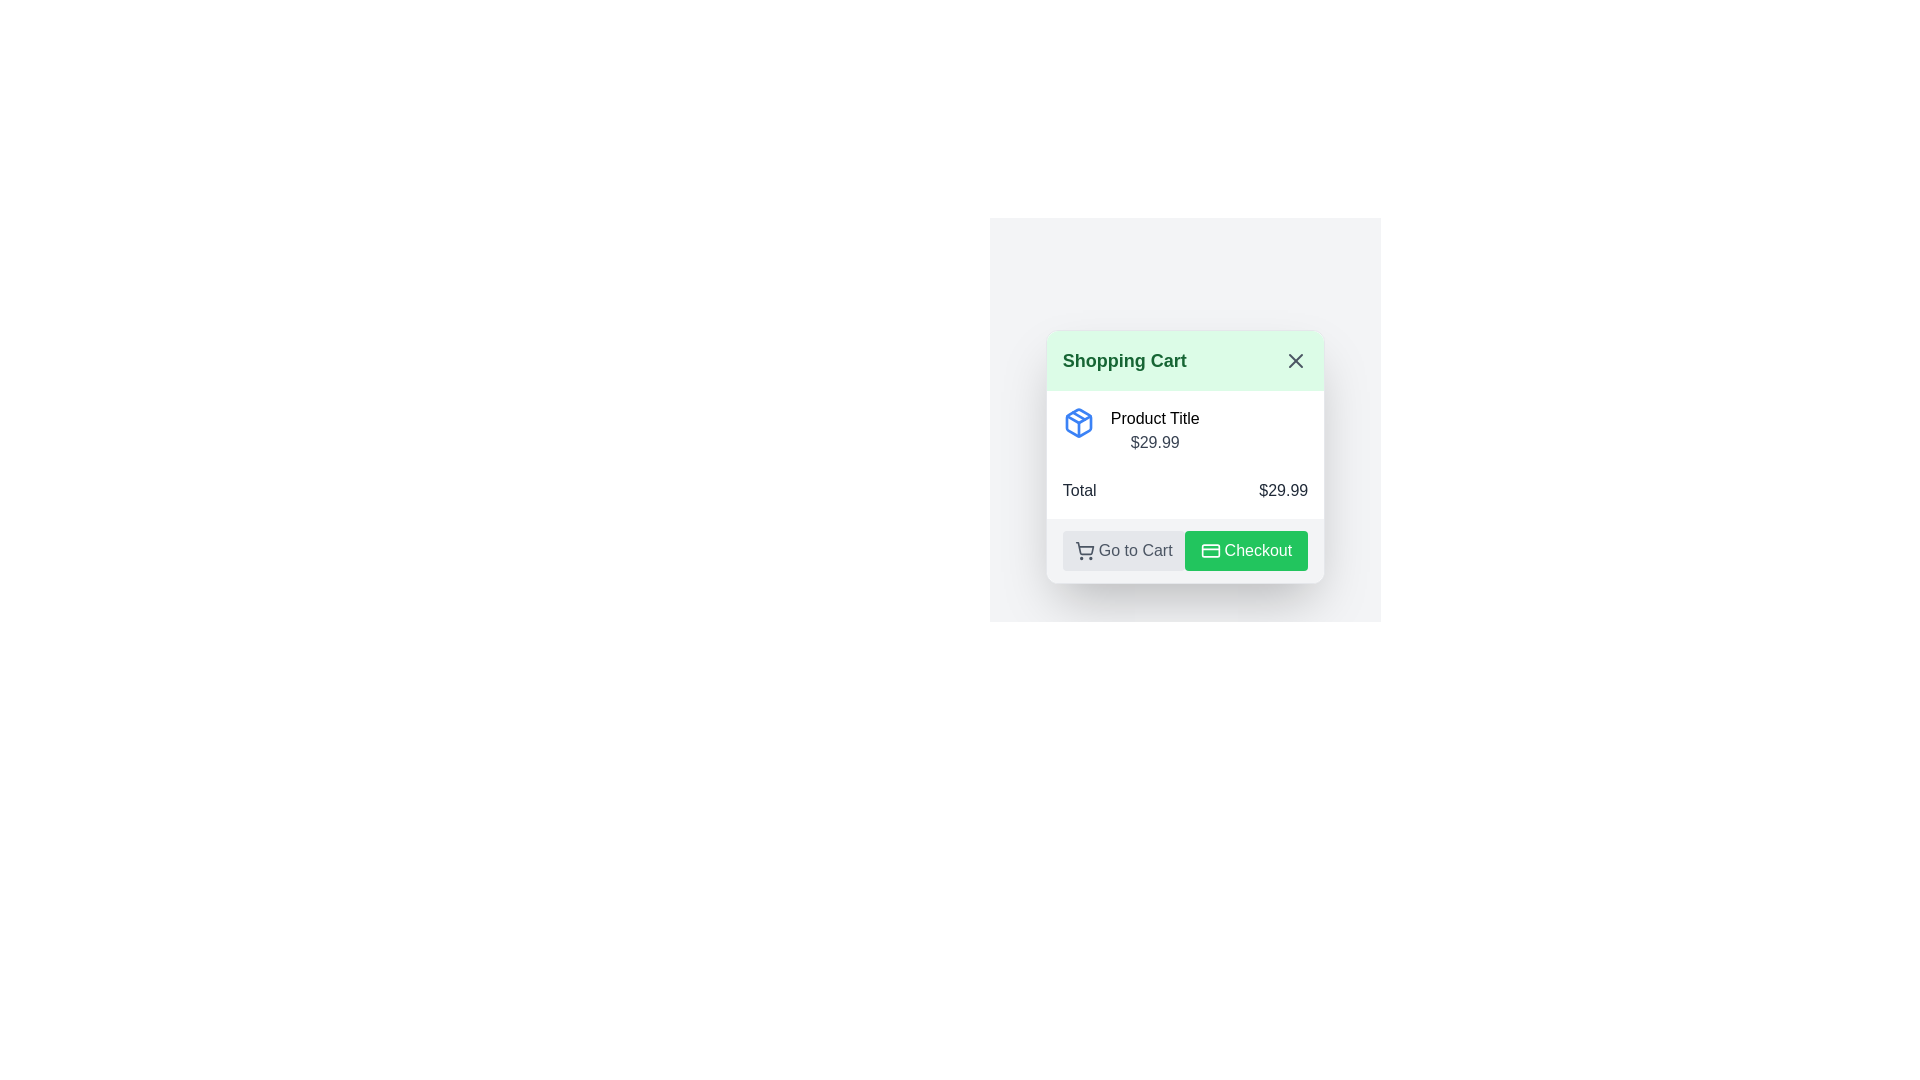  I want to click on the static text displaying the price '$29.99', which is positioned below the 'Product Title' text in the shopping cart interface, so click(1155, 441).